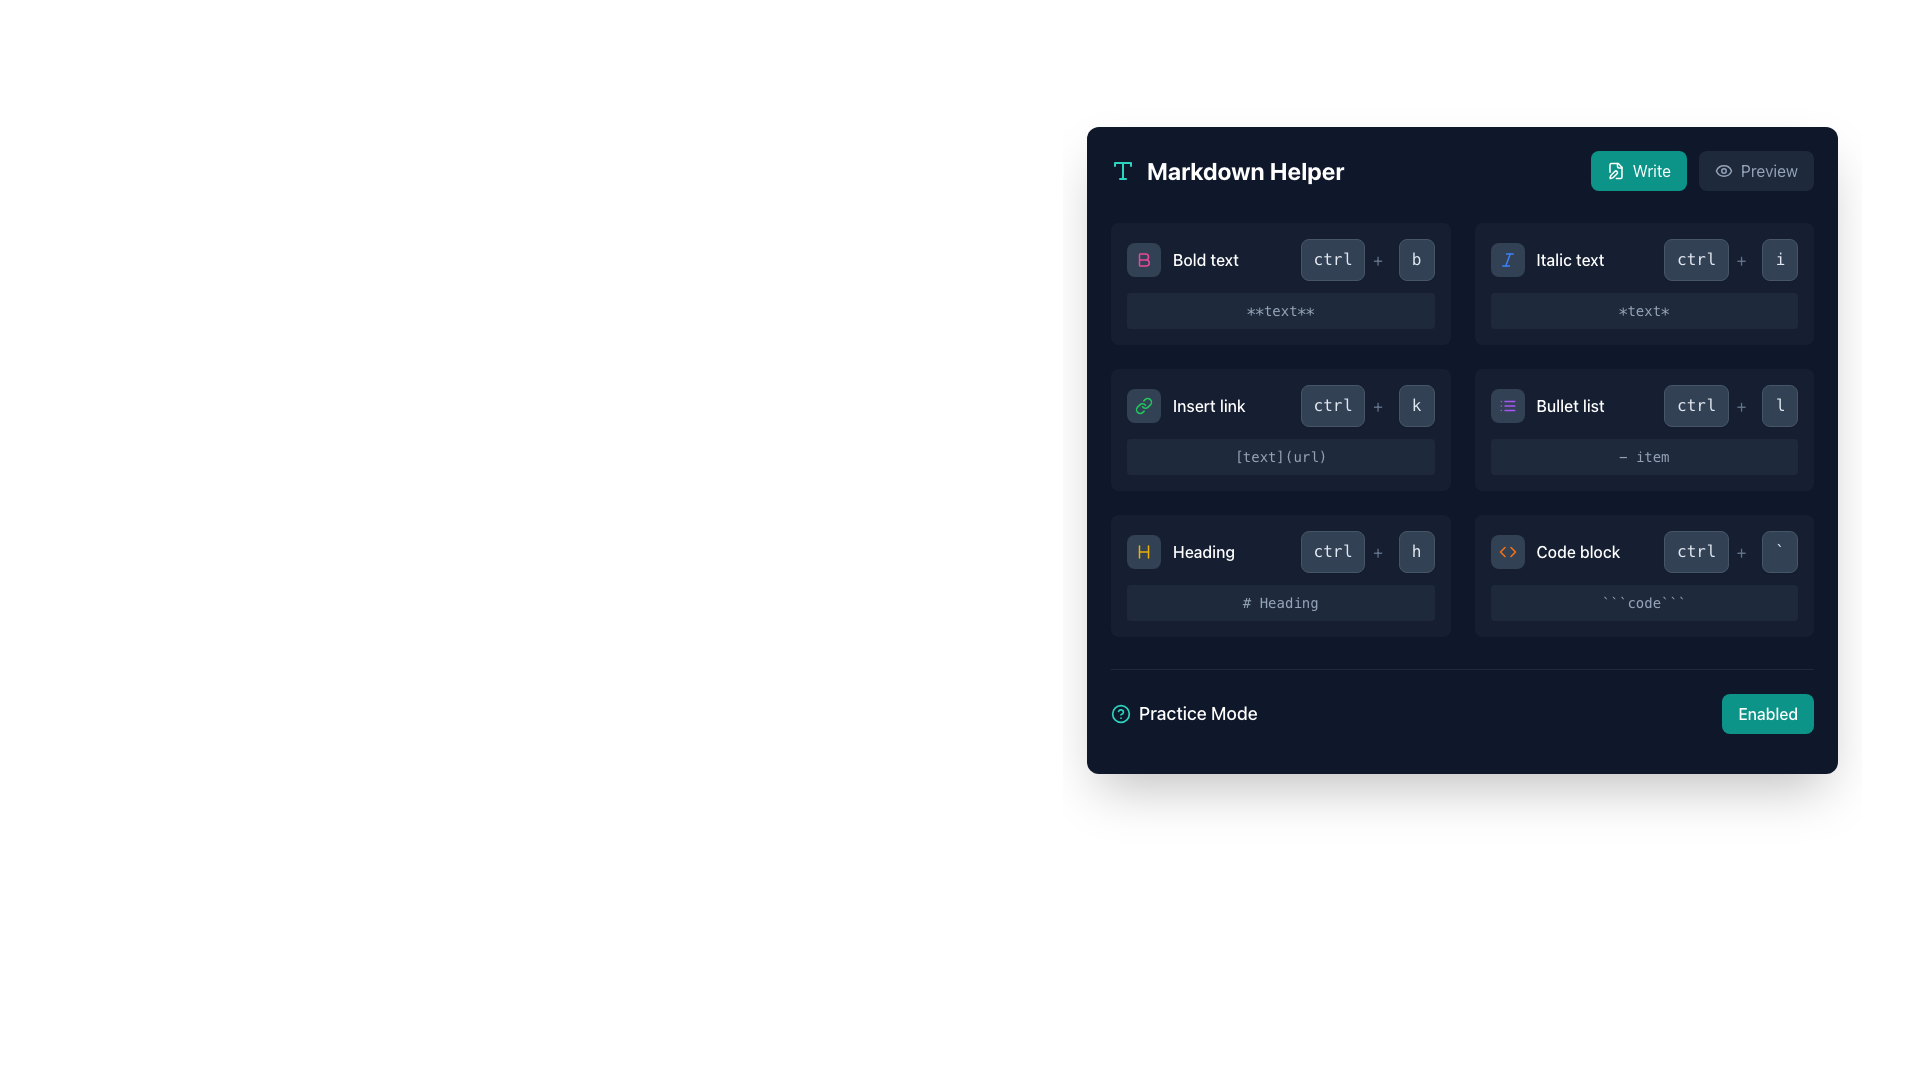 This screenshot has height=1080, width=1920. I want to click on the 'Ctrl' key button located in the bottom-right section of the grid layout for keyboard shortcuts, which is the first element indicating a 'Code block' action, so click(1695, 551).